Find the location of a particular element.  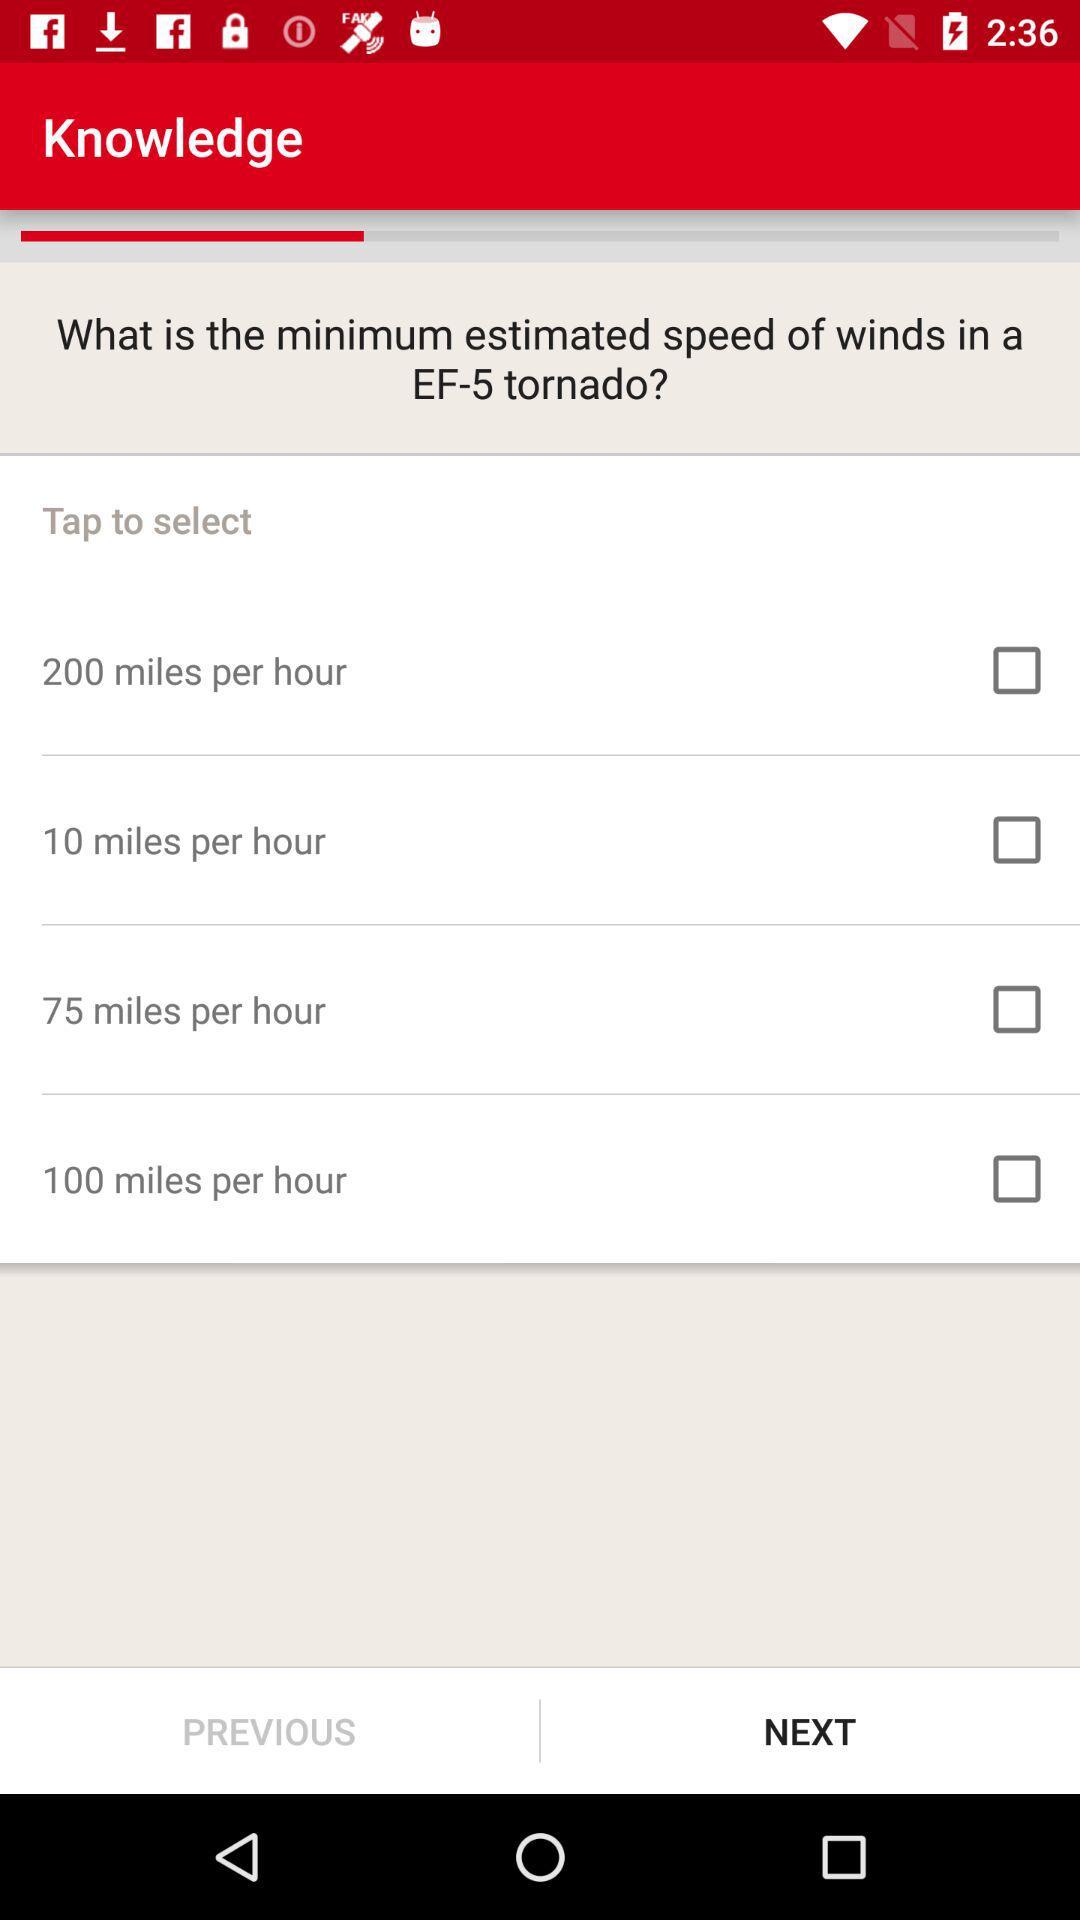

the previous is located at coordinates (268, 1730).